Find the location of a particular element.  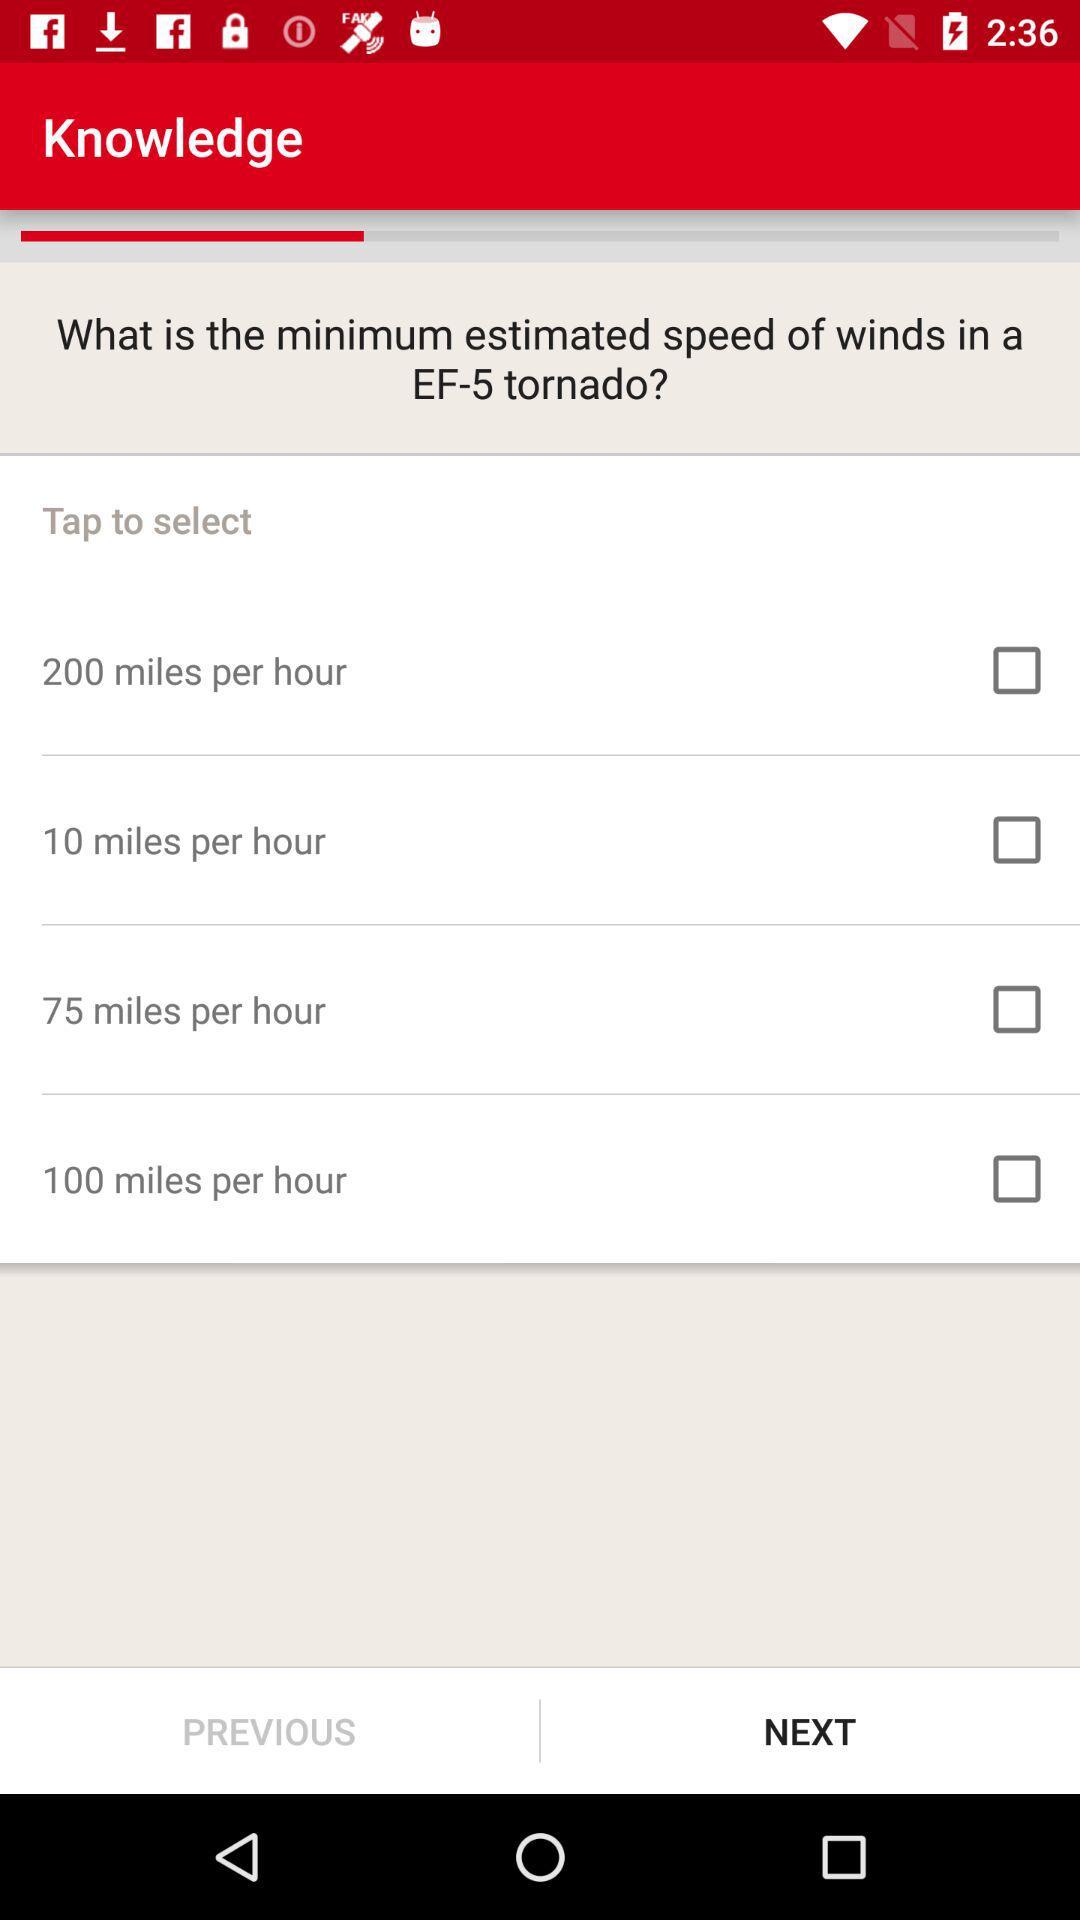

the previous is located at coordinates (268, 1730).